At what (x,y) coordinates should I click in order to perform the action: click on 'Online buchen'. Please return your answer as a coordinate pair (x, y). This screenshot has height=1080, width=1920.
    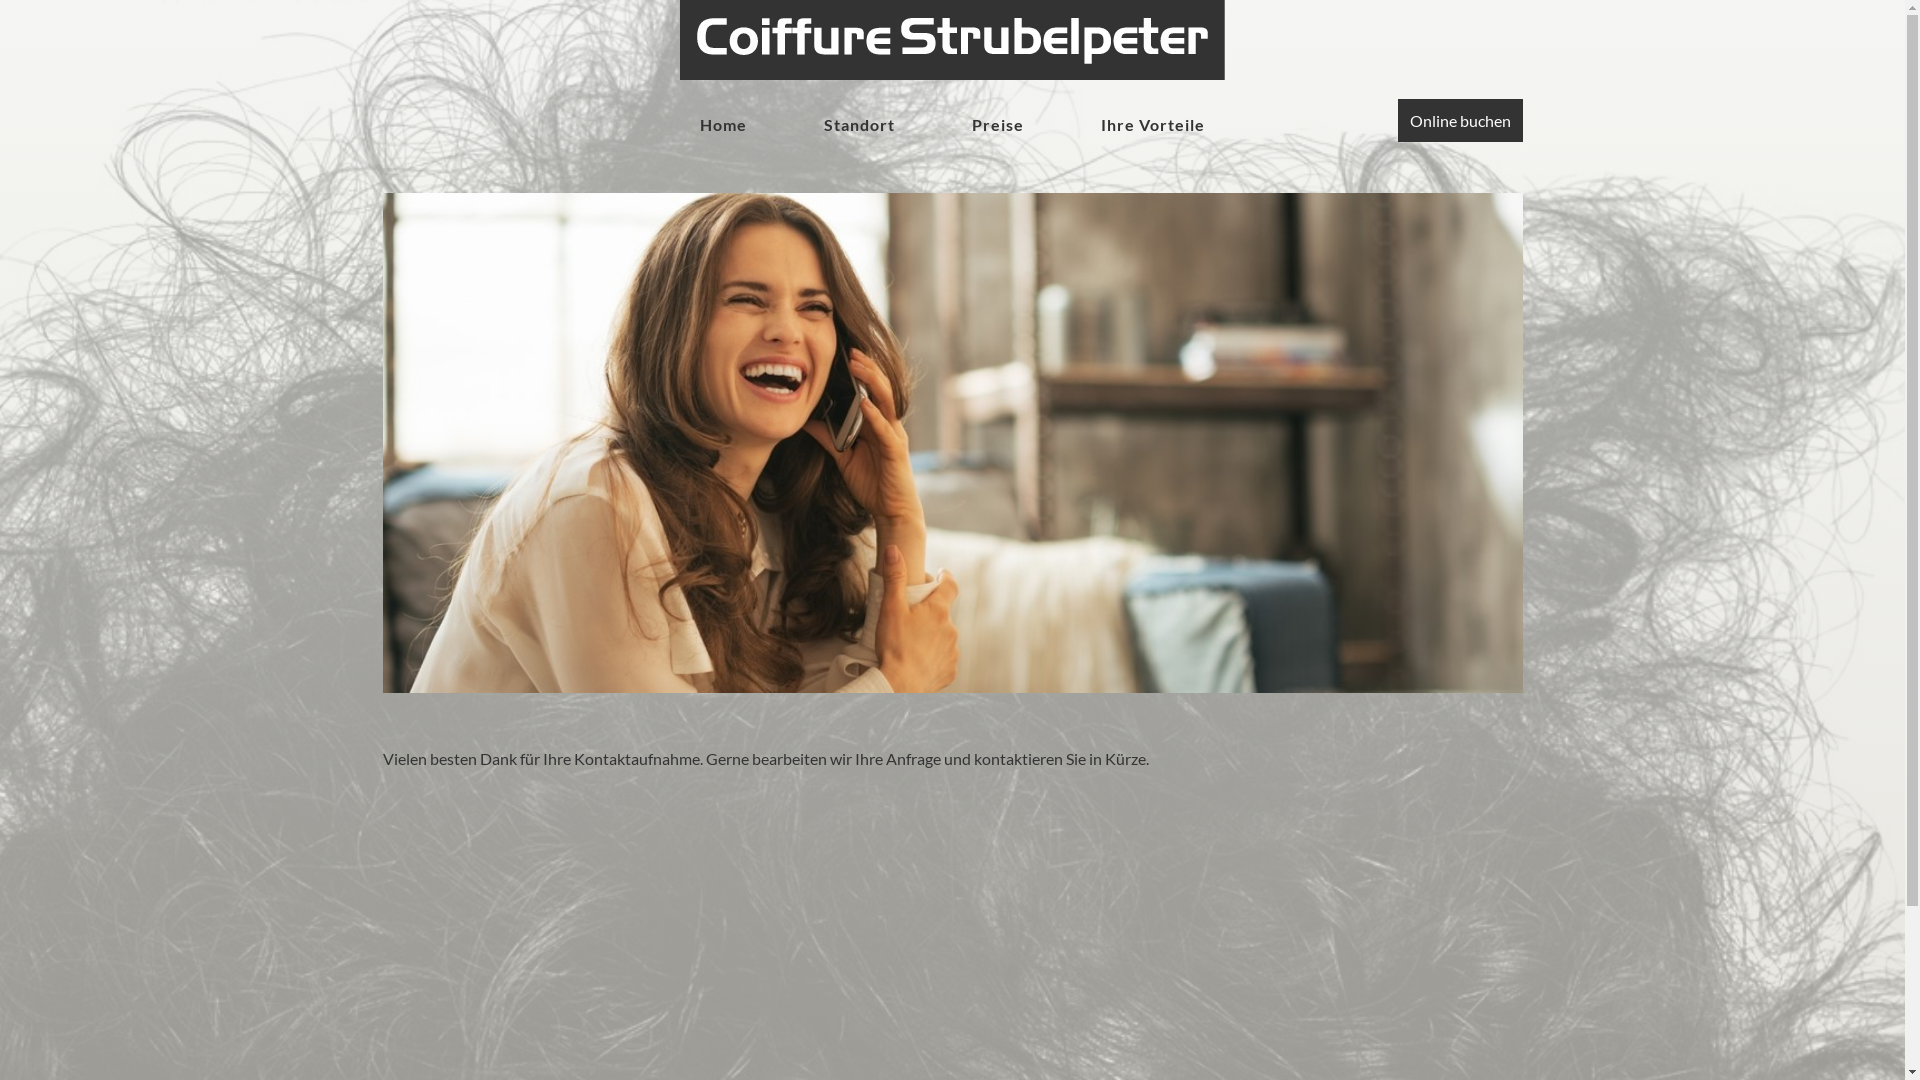
    Looking at the image, I should click on (1460, 120).